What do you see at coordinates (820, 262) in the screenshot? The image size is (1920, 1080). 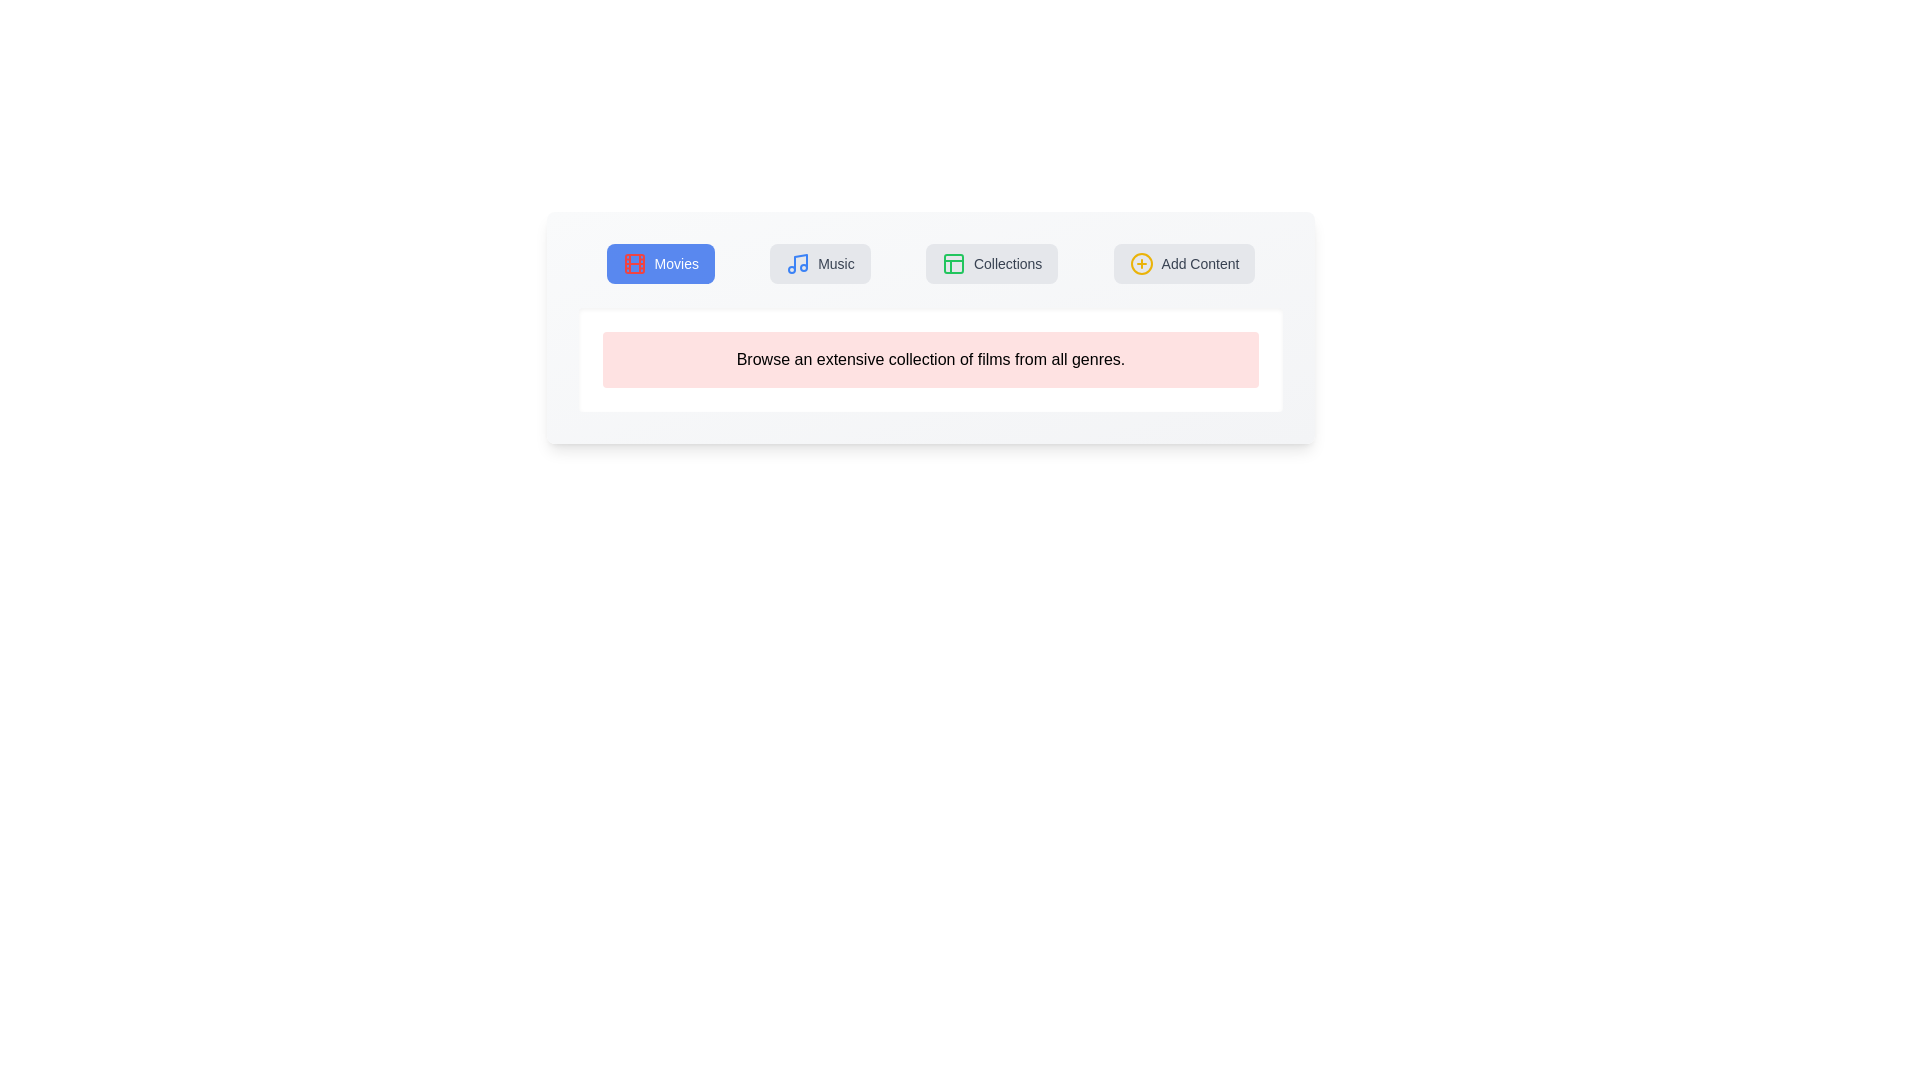 I see `the tab labeled Music to navigate to its corresponding section` at bounding box center [820, 262].